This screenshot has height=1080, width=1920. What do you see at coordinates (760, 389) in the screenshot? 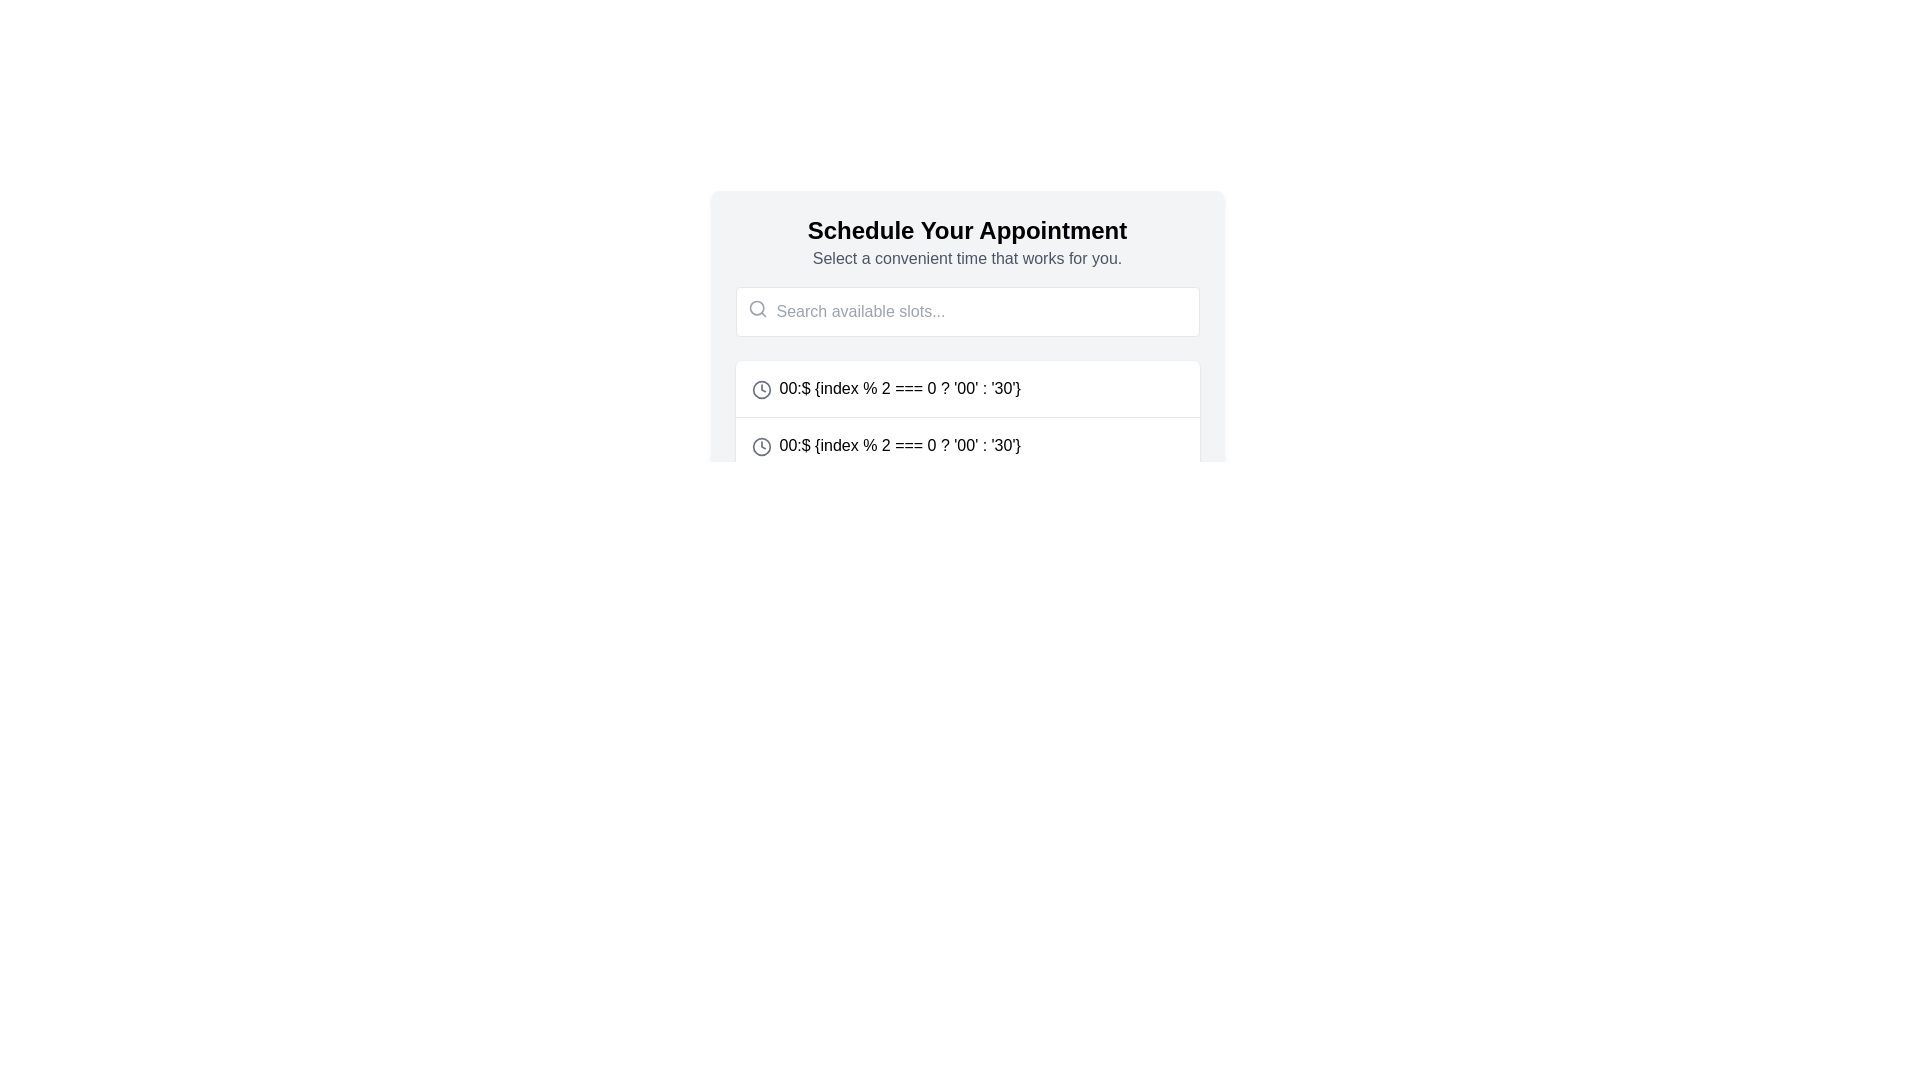
I see `the clock icon, which is a minimalistic gray circular design located in the first item of a vertical list, aligned to the left of the text` at bounding box center [760, 389].